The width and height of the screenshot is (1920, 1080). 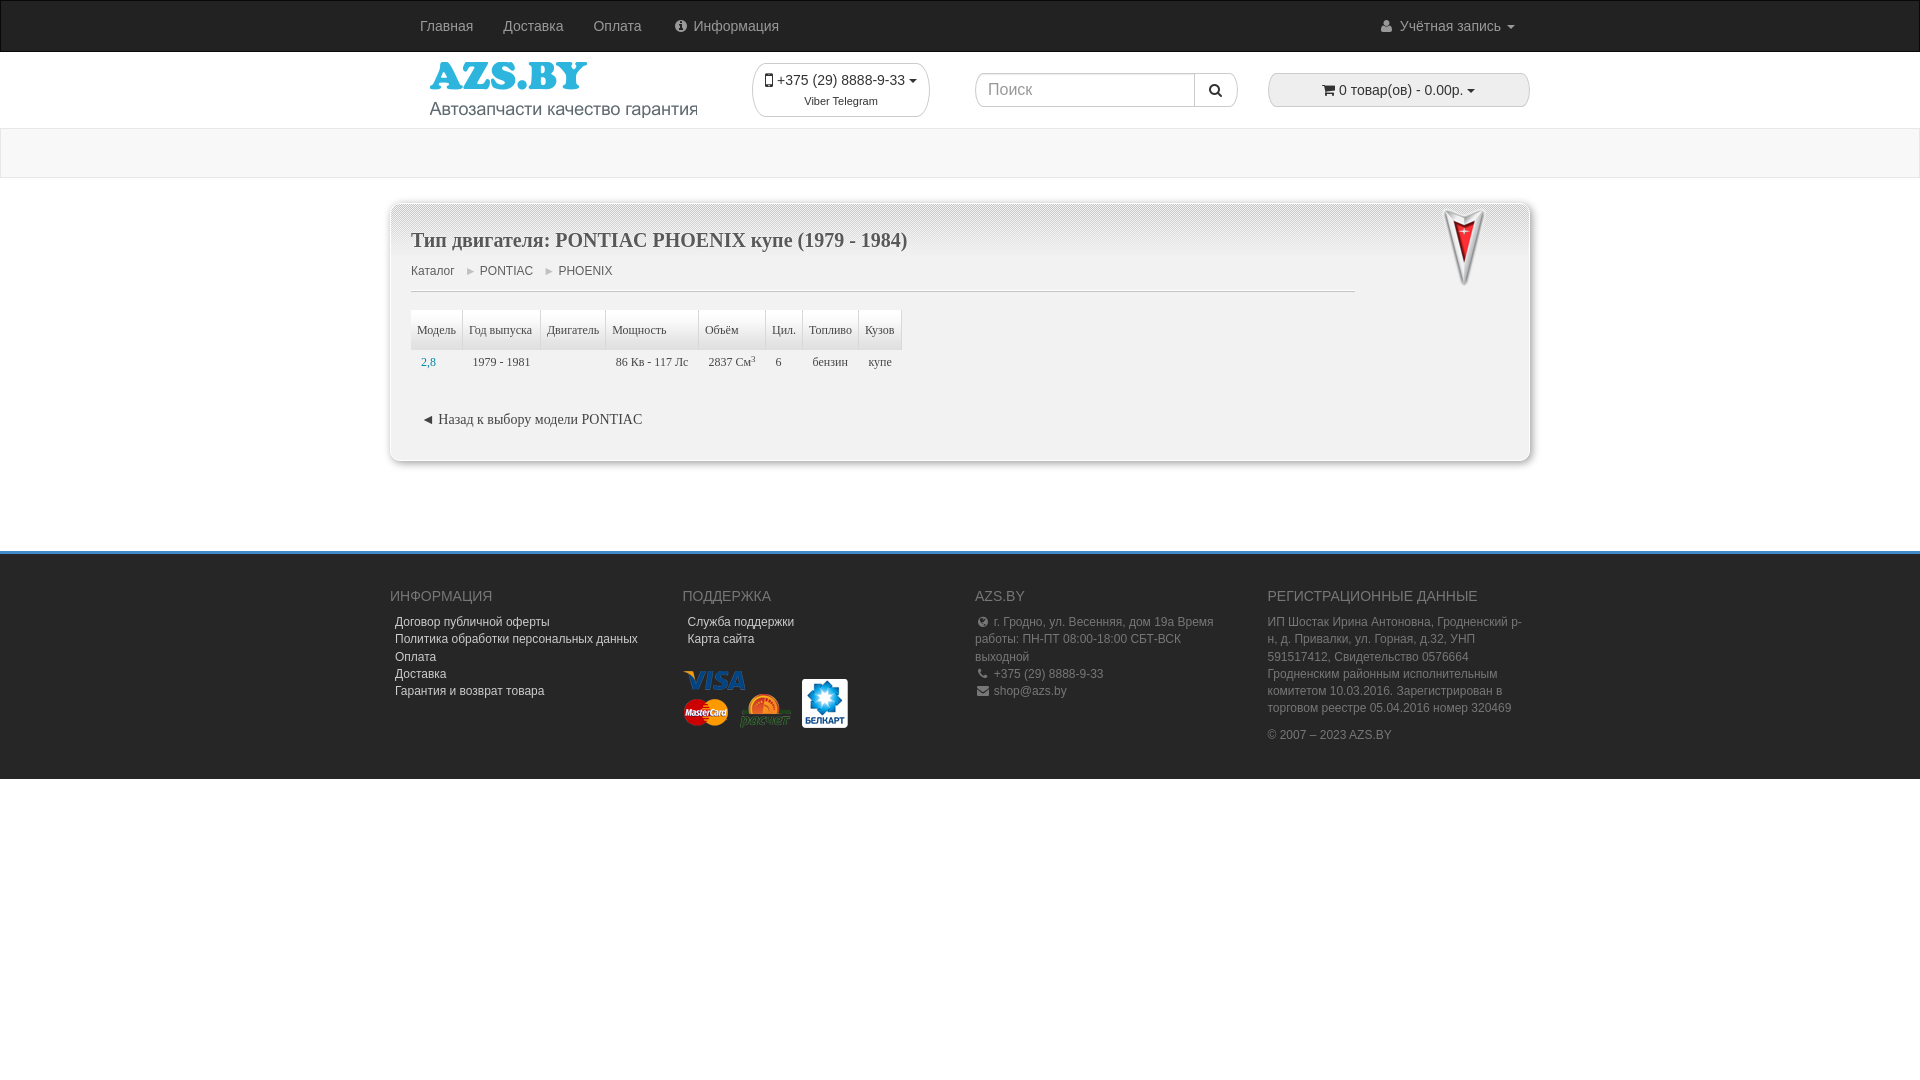 I want to click on 'PONTI', so click(x=1418, y=248).